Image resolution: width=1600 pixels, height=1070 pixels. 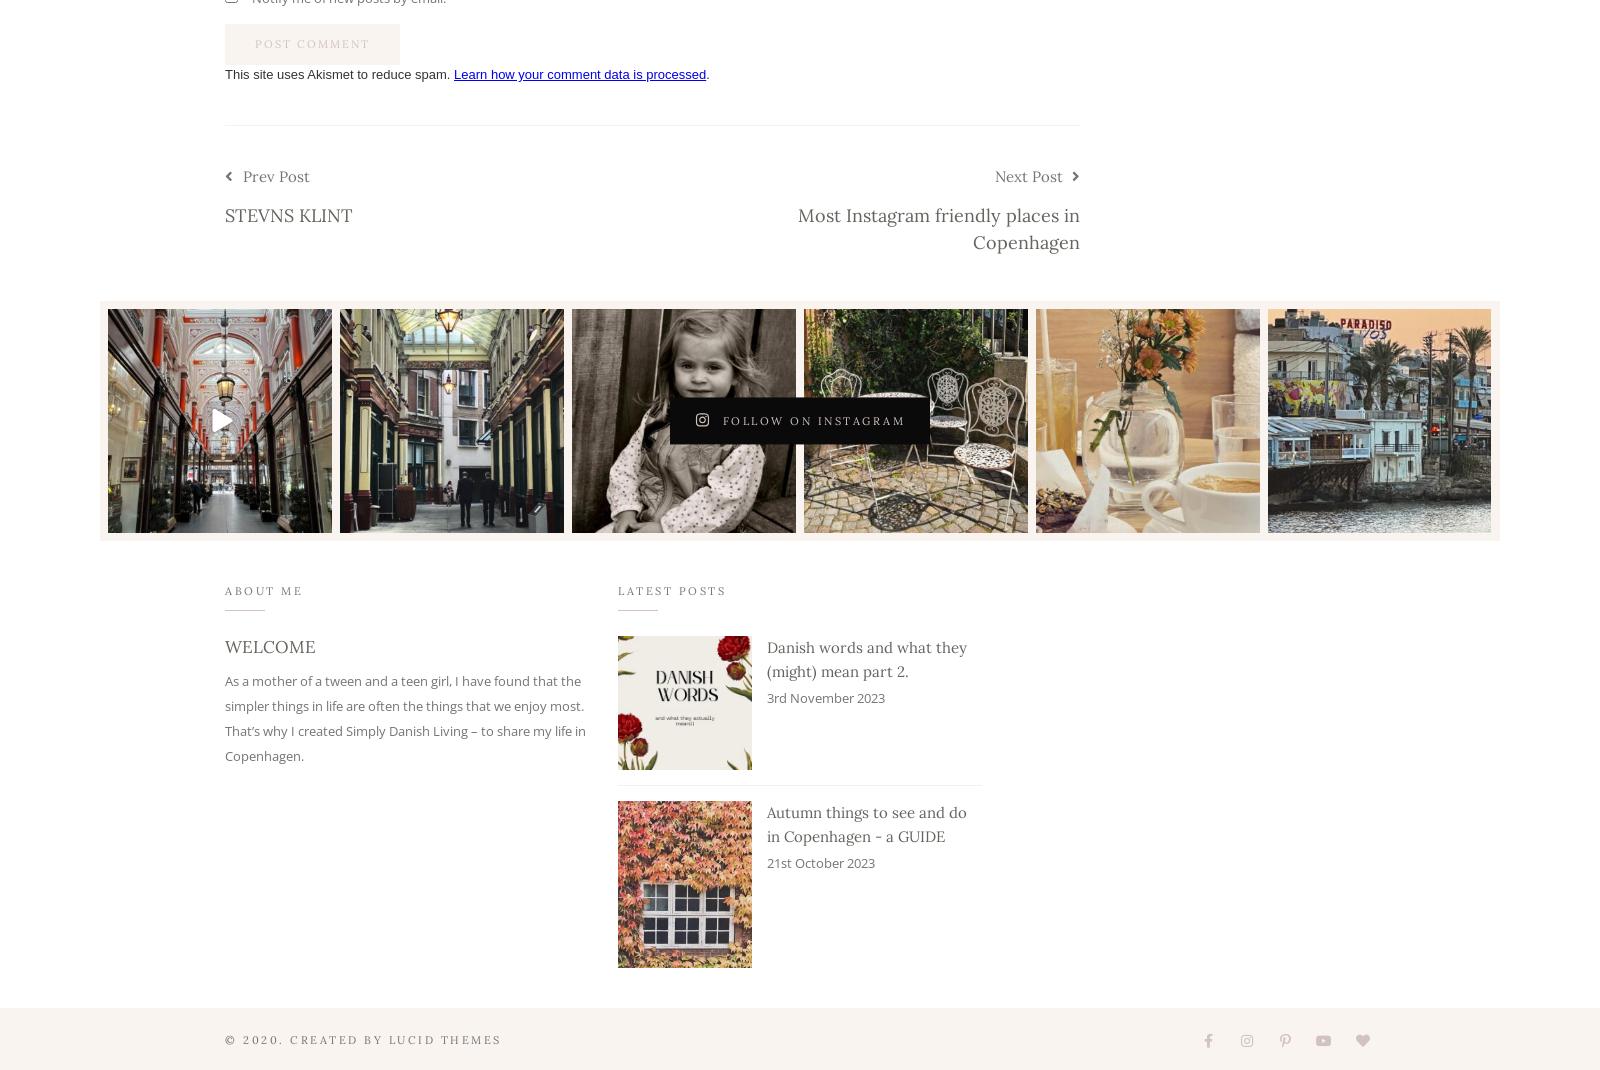 What do you see at coordinates (363, 1040) in the screenshot?
I see `'© 2020. Created By Lucid Themes'` at bounding box center [363, 1040].